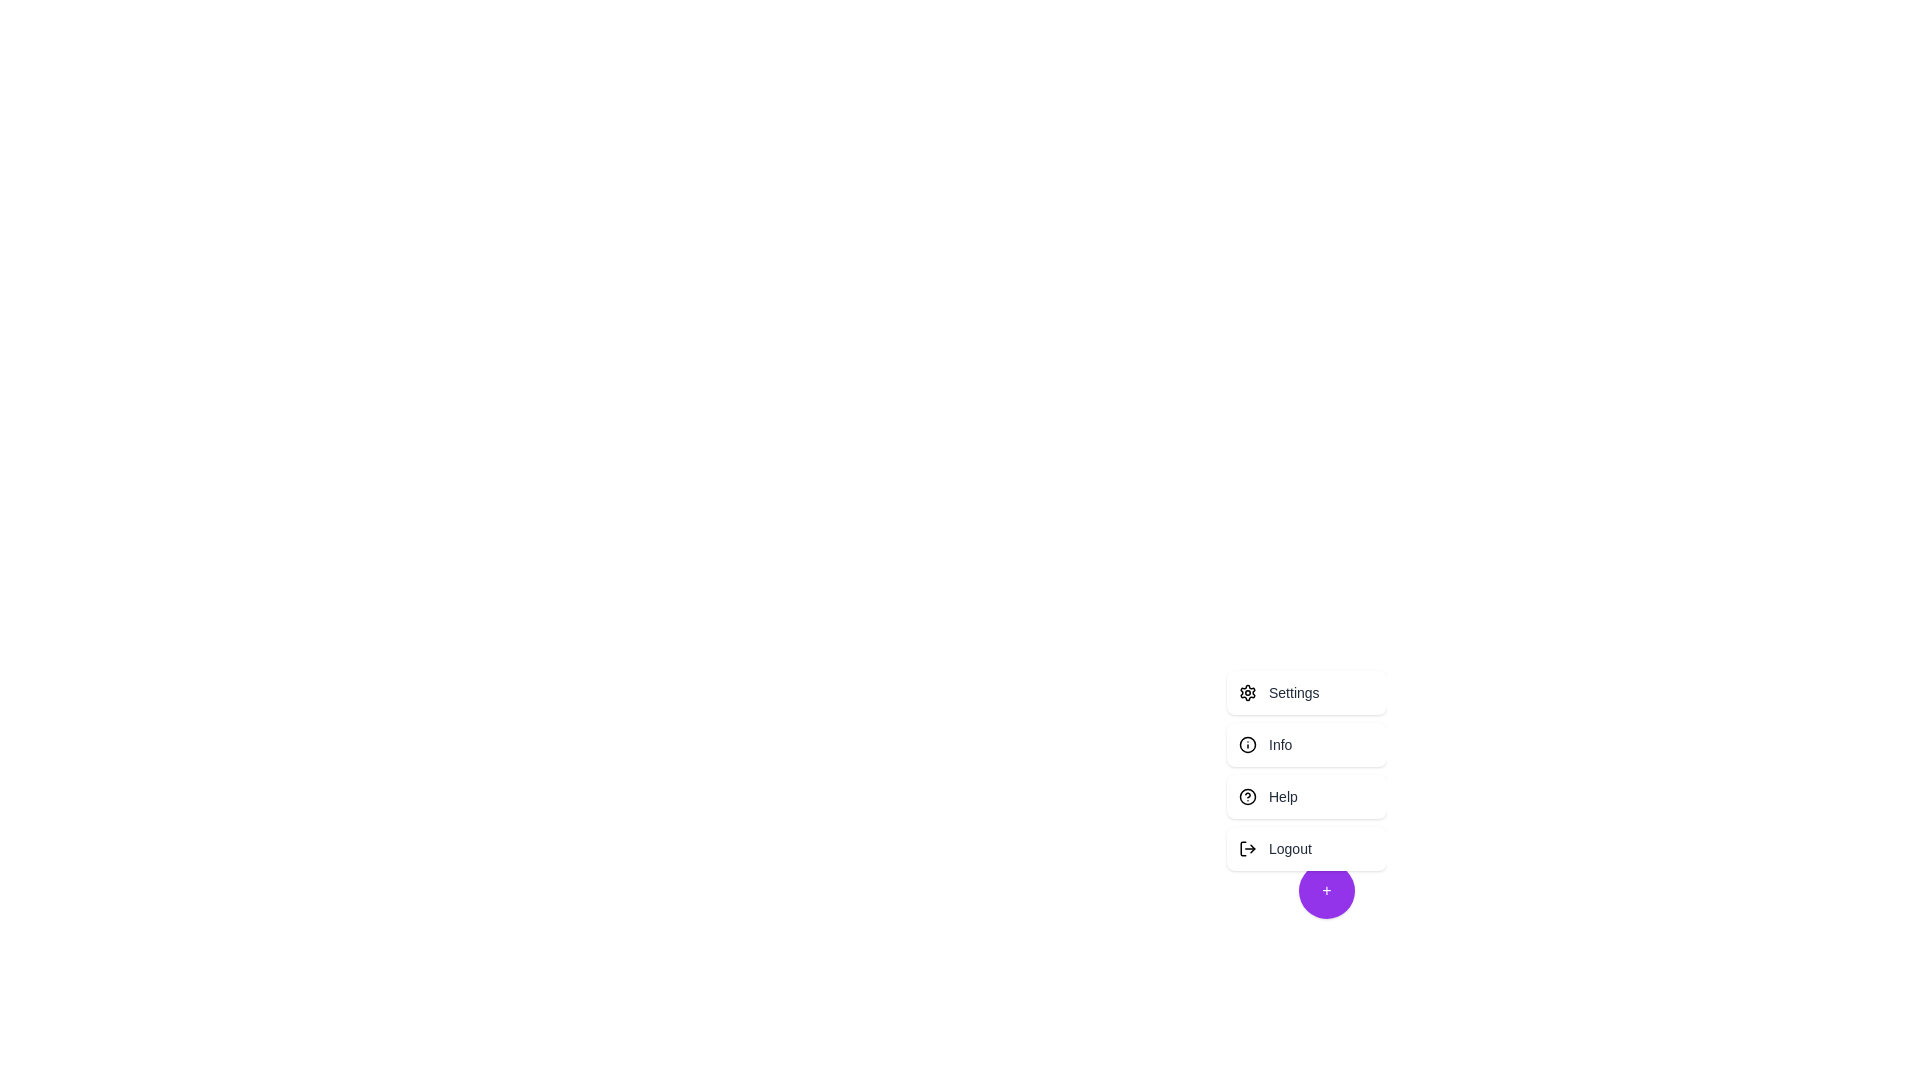  What do you see at coordinates (1306, 848) in the screenshot?
I see `the menu option Logout by clicking on it` at bounding box center [1306, 848].